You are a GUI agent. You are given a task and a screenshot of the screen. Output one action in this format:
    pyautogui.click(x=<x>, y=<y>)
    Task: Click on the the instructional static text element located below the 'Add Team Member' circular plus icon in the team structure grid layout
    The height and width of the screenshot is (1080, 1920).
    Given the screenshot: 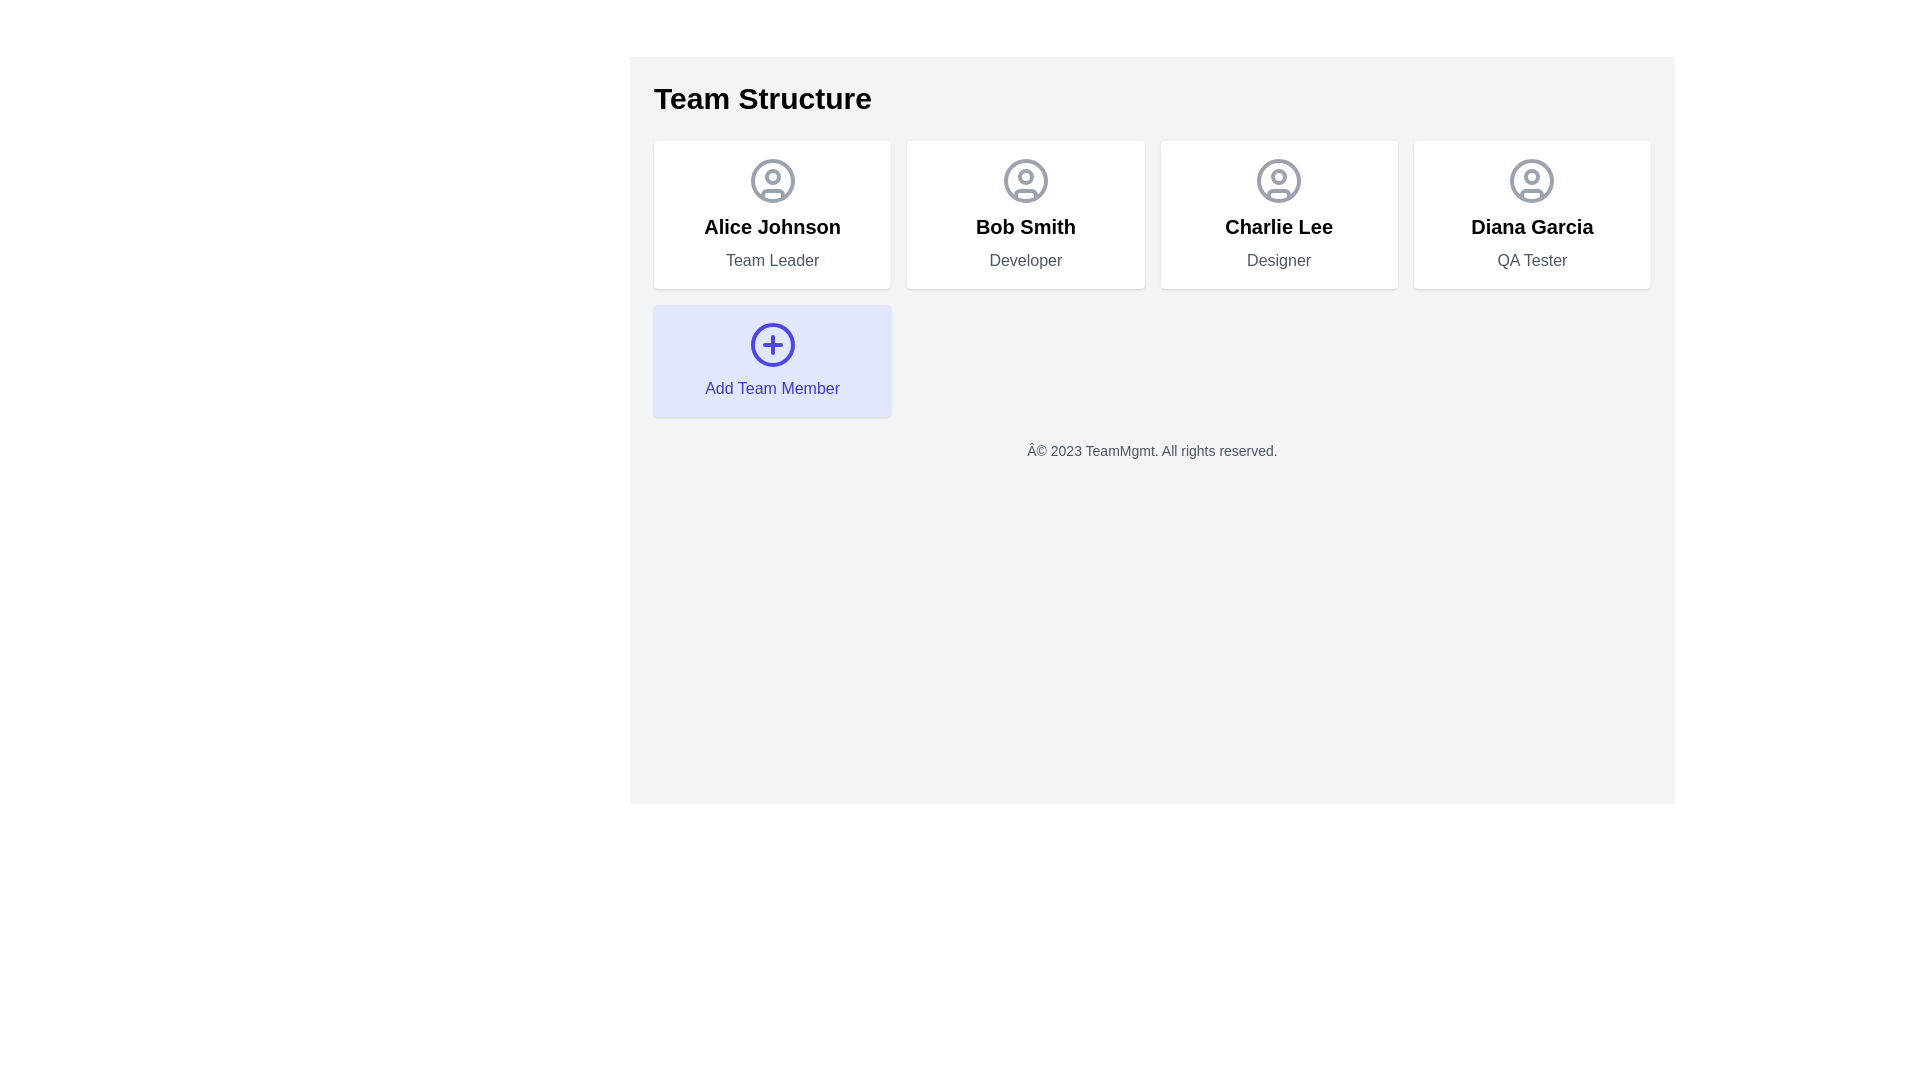 What is the action you would take?
    pyautogui.click(x=771, y=389)
    